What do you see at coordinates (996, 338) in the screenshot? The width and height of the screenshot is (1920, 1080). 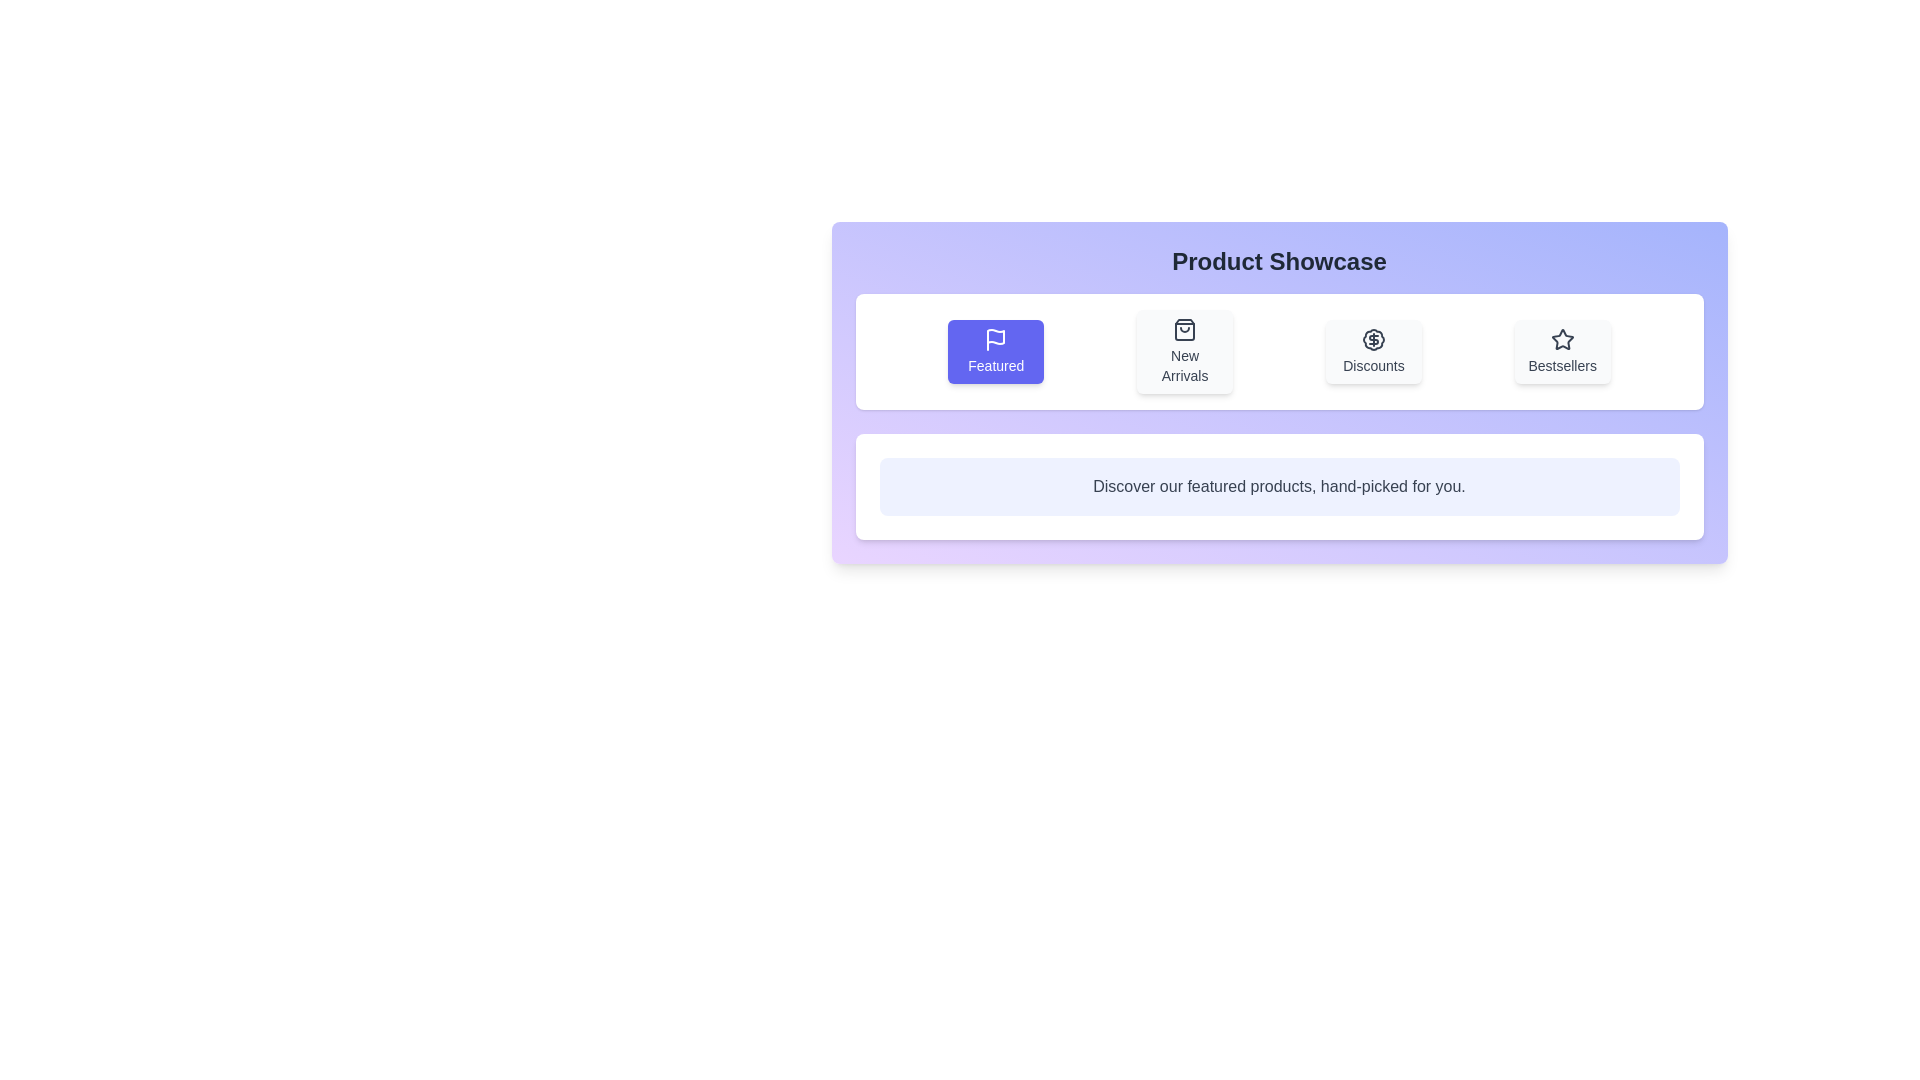 I see `the small flag icon located at the top center of the 'Featured' button, which is part of the 'Product Showcase' section` at bounding box center [996, 338].